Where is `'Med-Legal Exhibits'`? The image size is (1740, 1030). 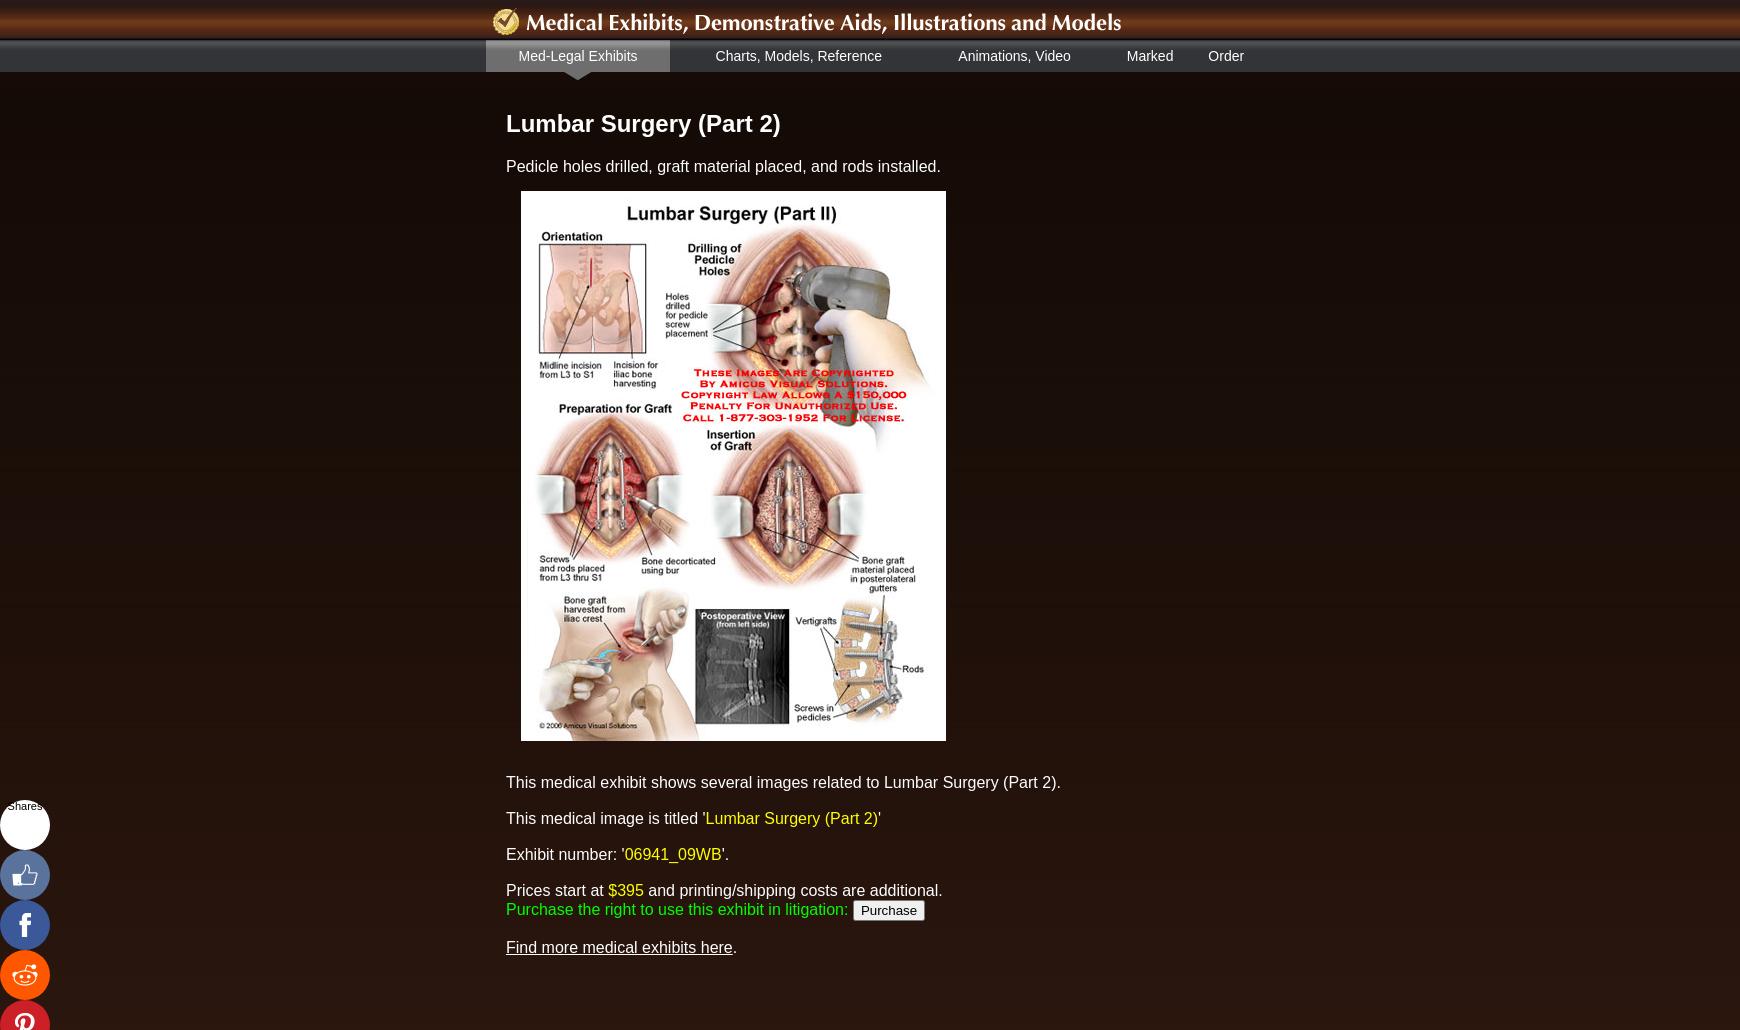 'Med-Legal Exhibits' is located at coordinates (576, 56).